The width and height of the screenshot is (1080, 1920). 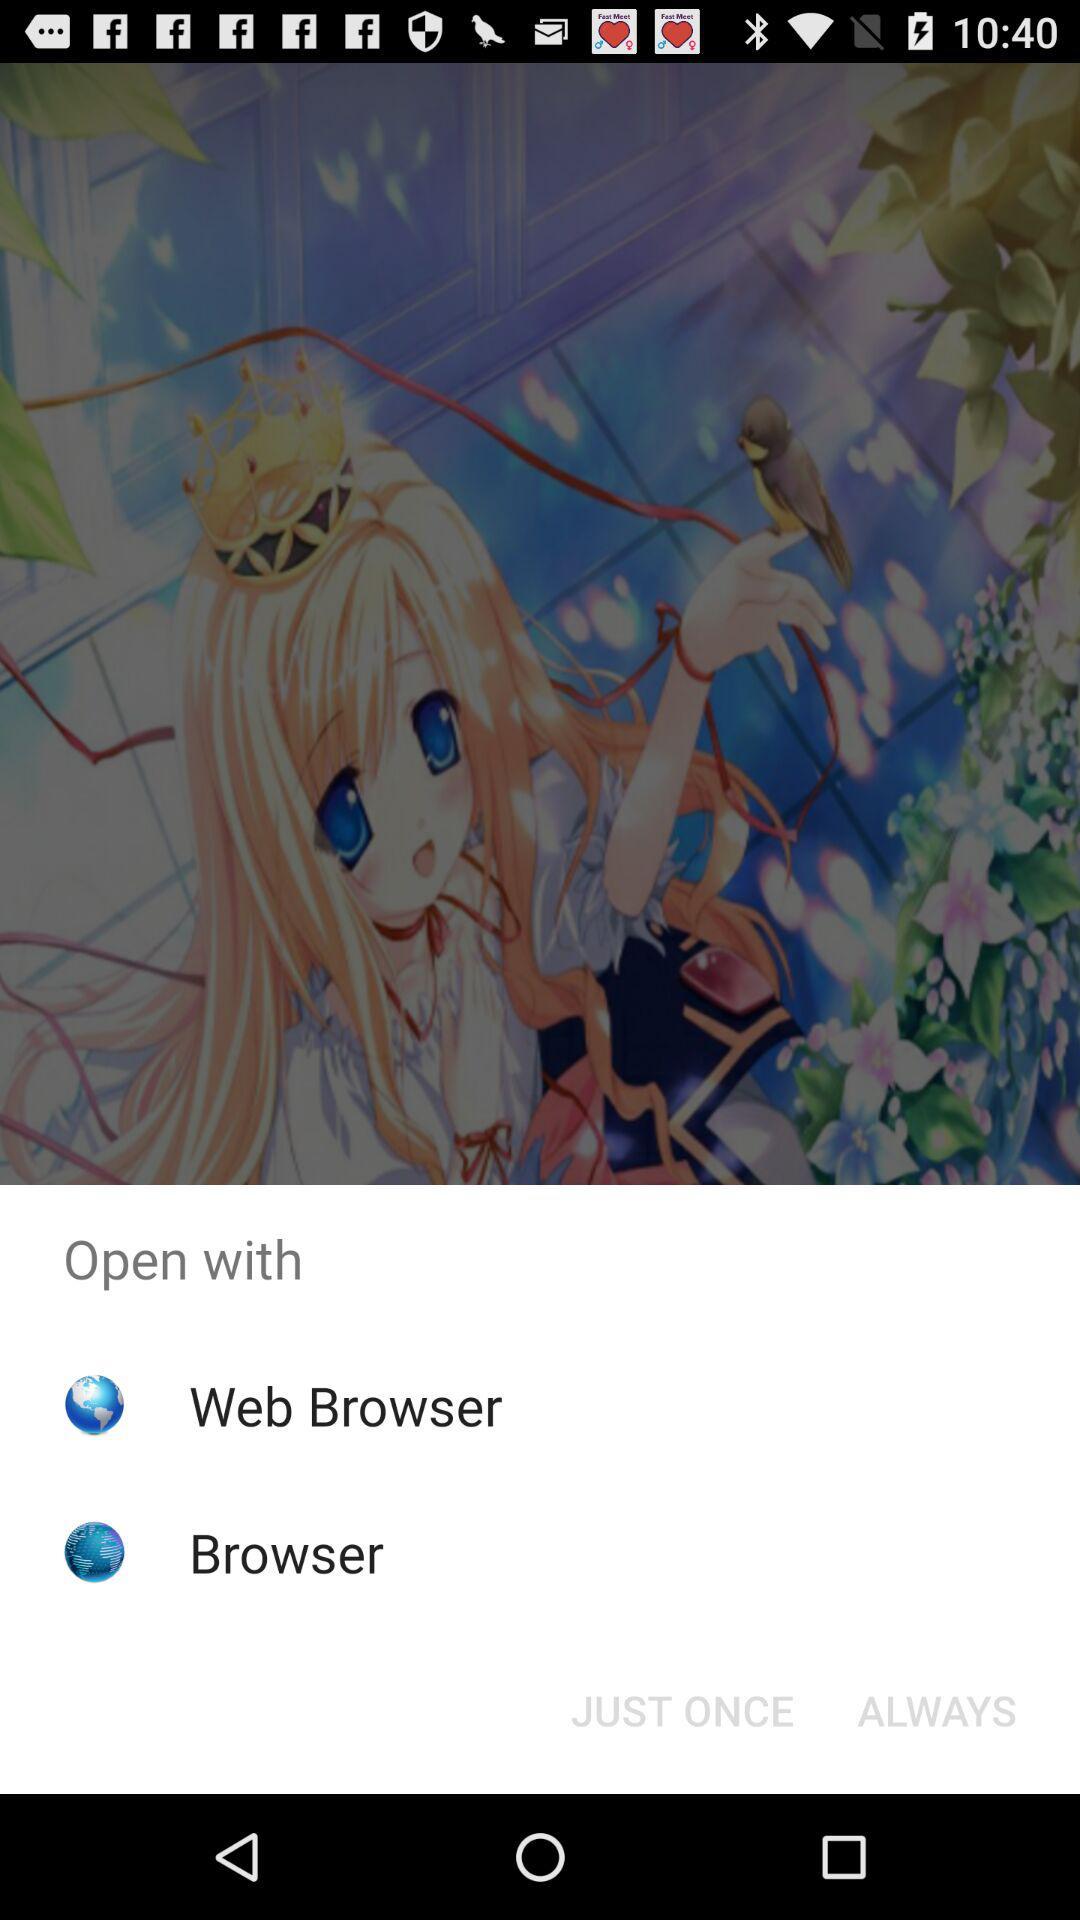 What do you see at coordinates (344, 1404) in the screenshot?
I see `the web browser app` at bounding box center [344, 1404].